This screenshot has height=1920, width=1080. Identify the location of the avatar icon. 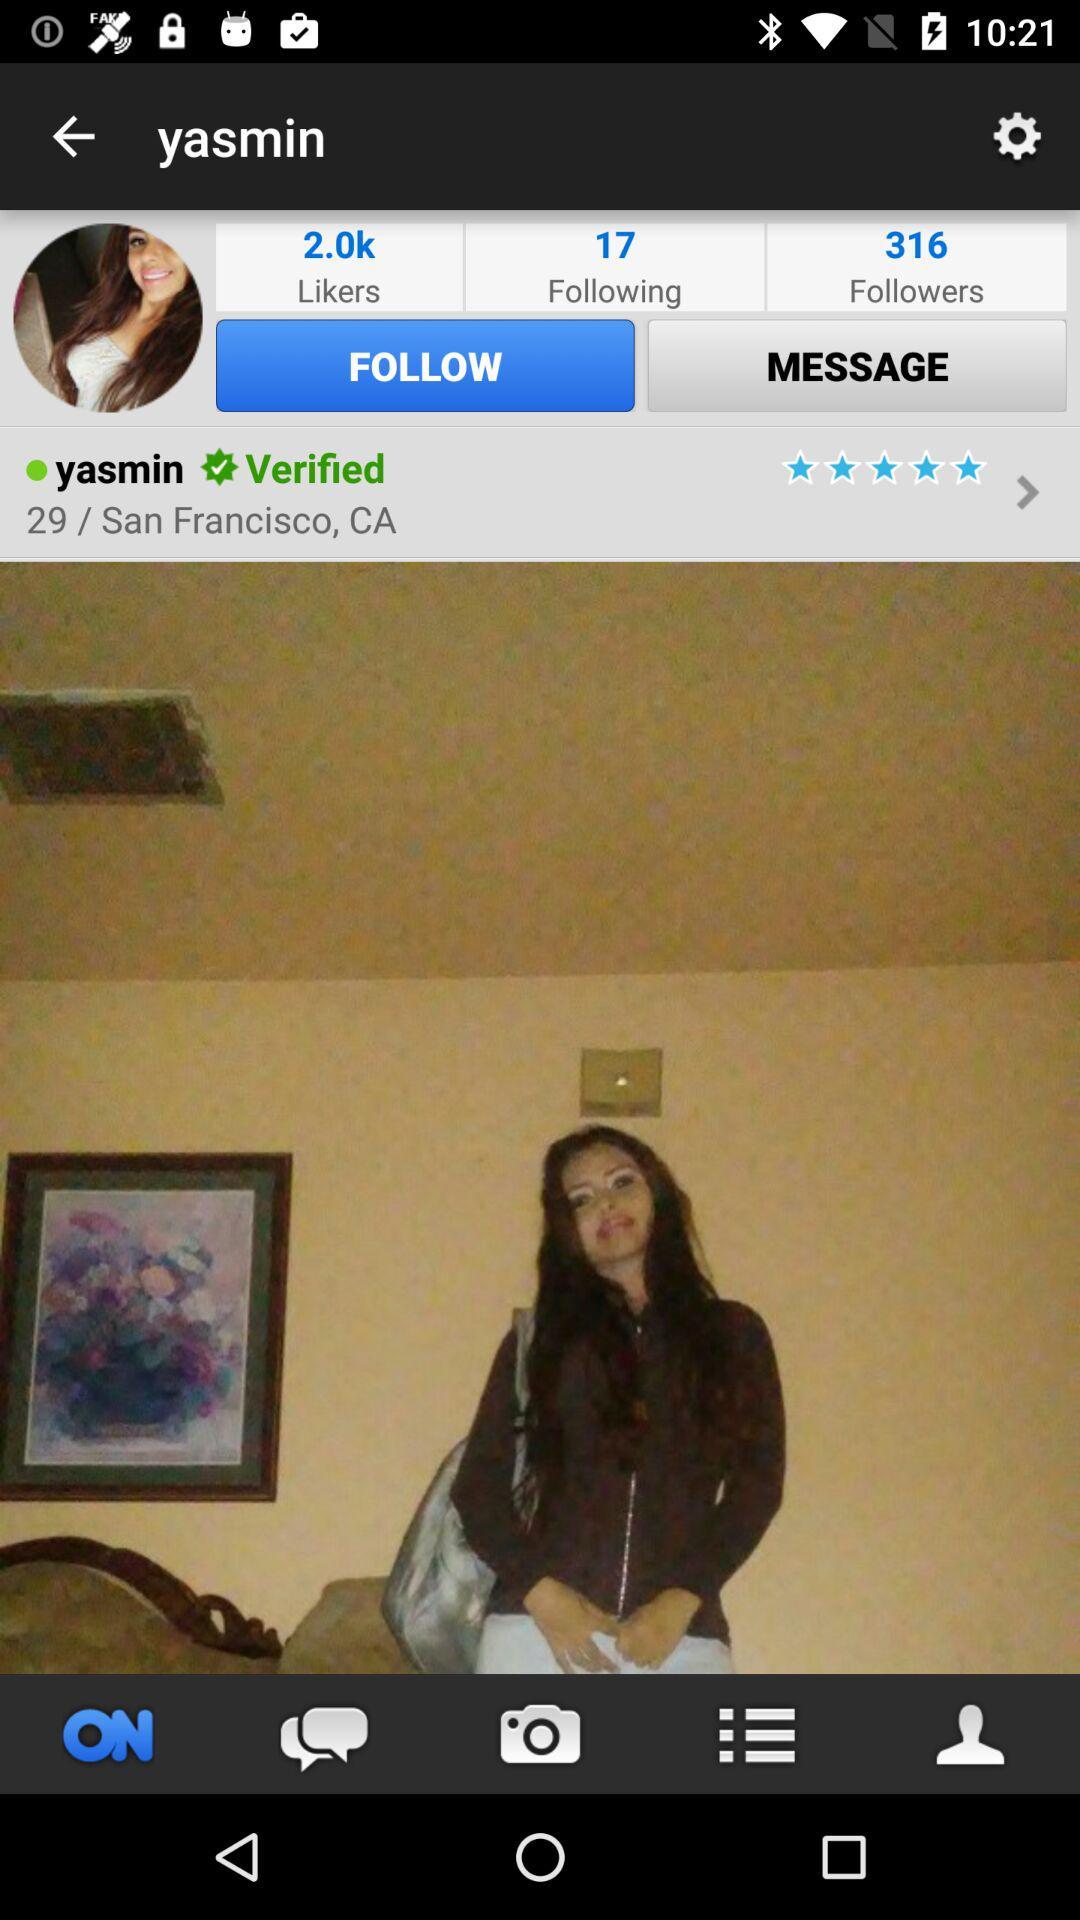
(971, 1733).